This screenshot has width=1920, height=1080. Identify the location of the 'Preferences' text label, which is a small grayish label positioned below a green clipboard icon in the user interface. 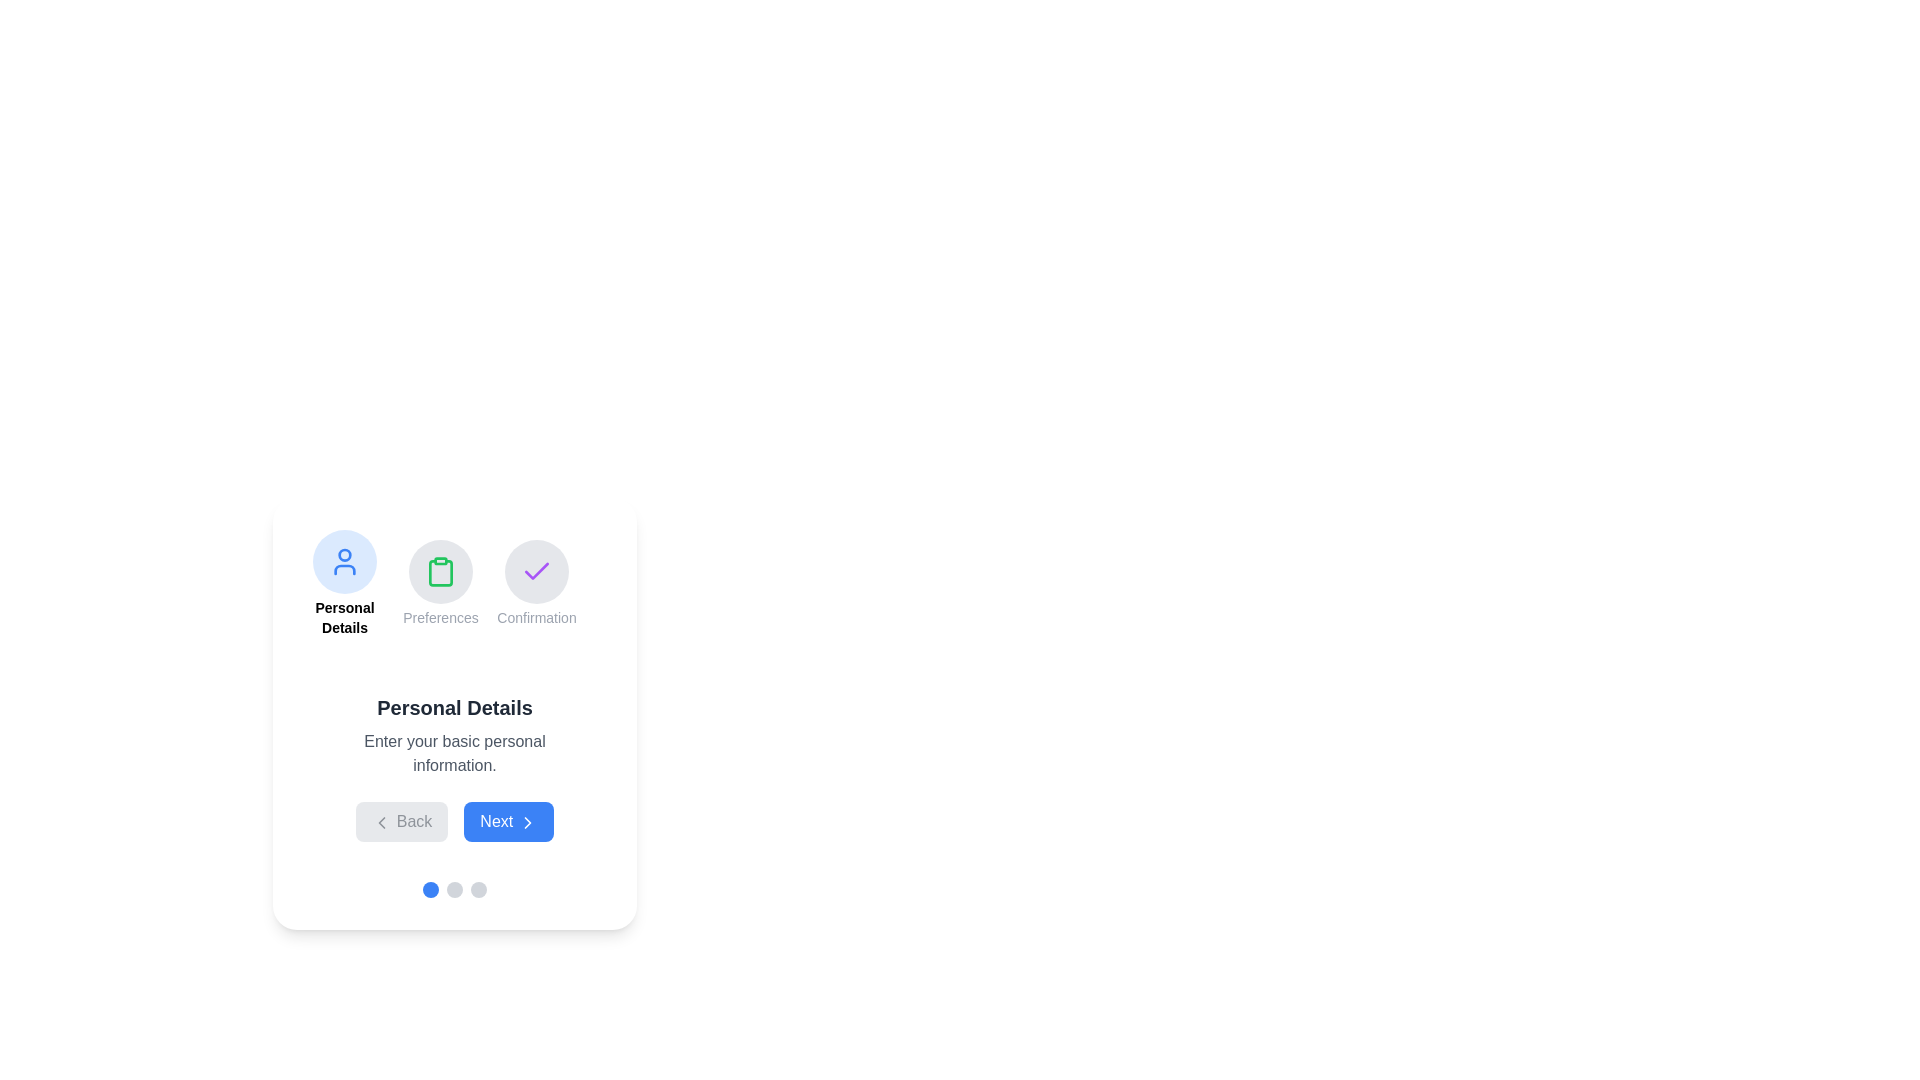
(440, 616).